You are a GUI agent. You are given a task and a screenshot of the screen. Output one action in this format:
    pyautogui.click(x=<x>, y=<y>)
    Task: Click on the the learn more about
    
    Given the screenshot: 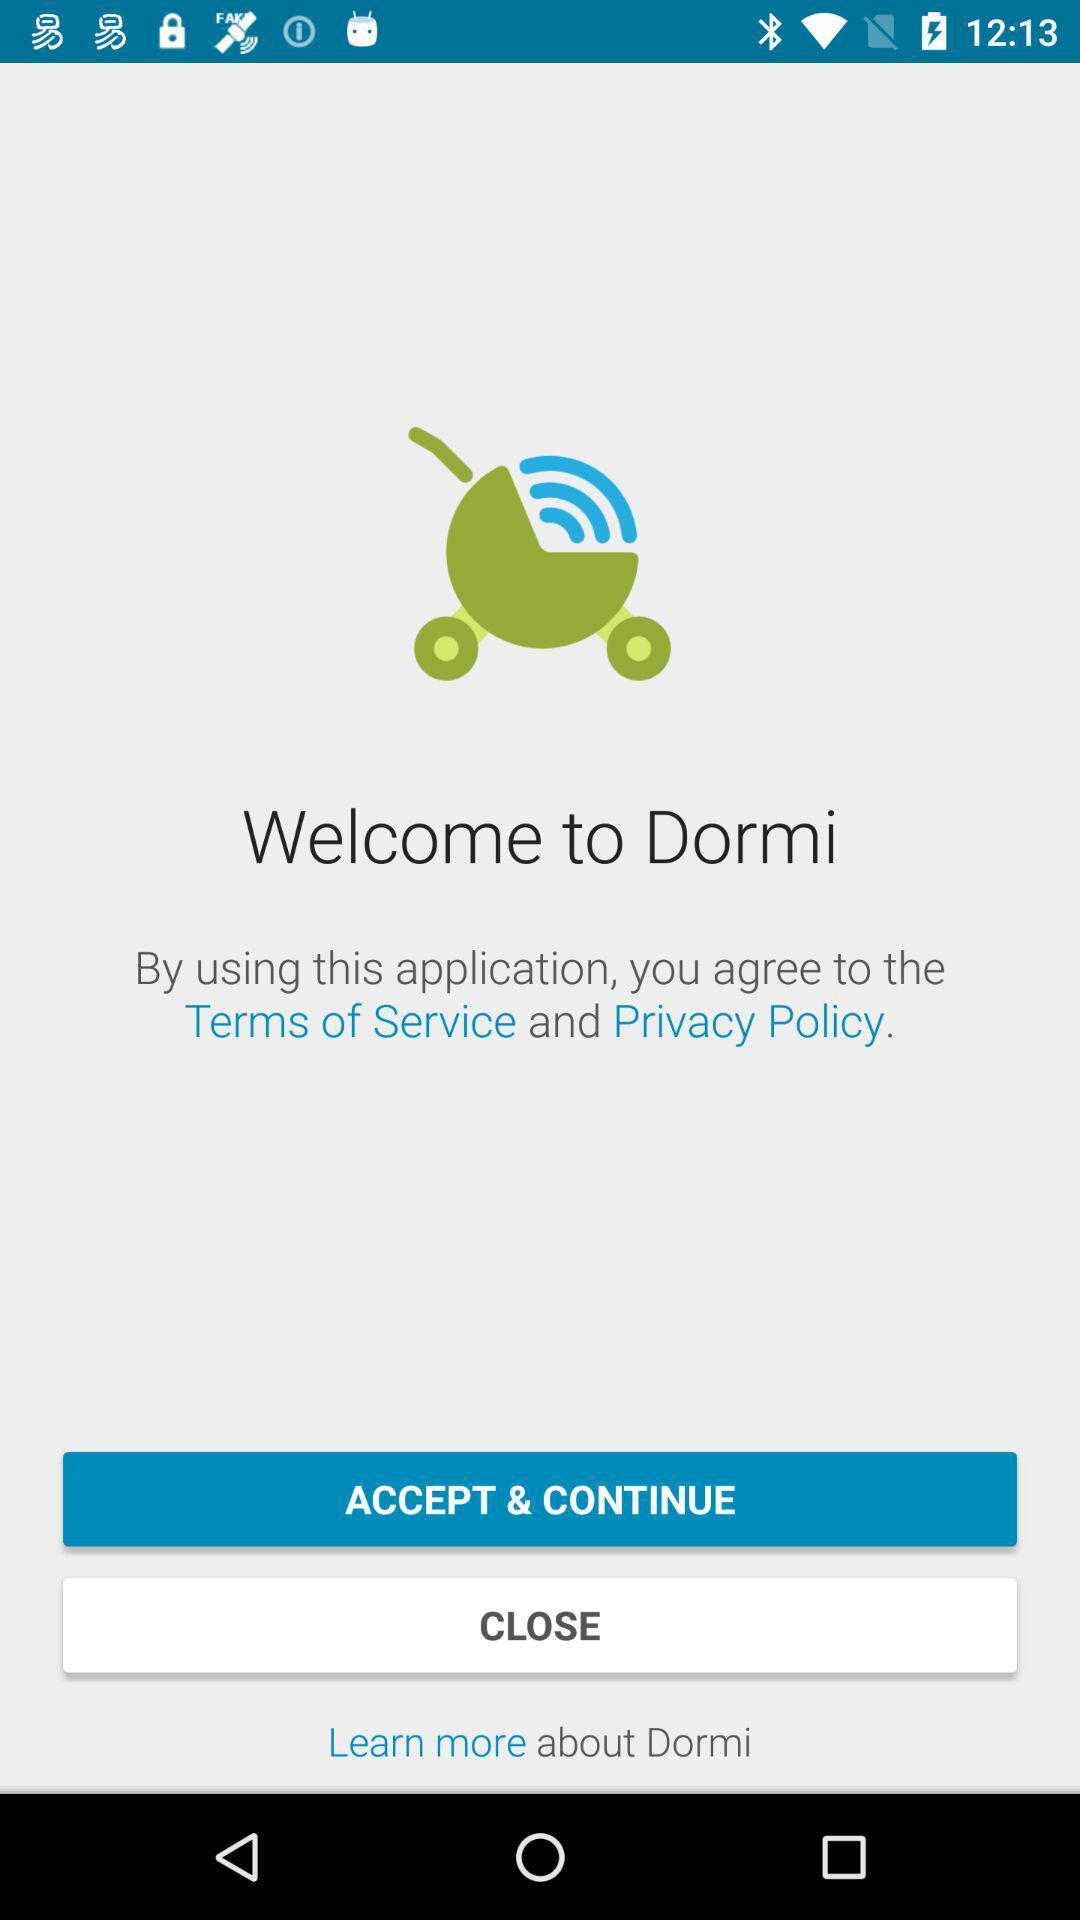 What is the action you would take?
    pyautogui.click(x=540, y=1753)
    